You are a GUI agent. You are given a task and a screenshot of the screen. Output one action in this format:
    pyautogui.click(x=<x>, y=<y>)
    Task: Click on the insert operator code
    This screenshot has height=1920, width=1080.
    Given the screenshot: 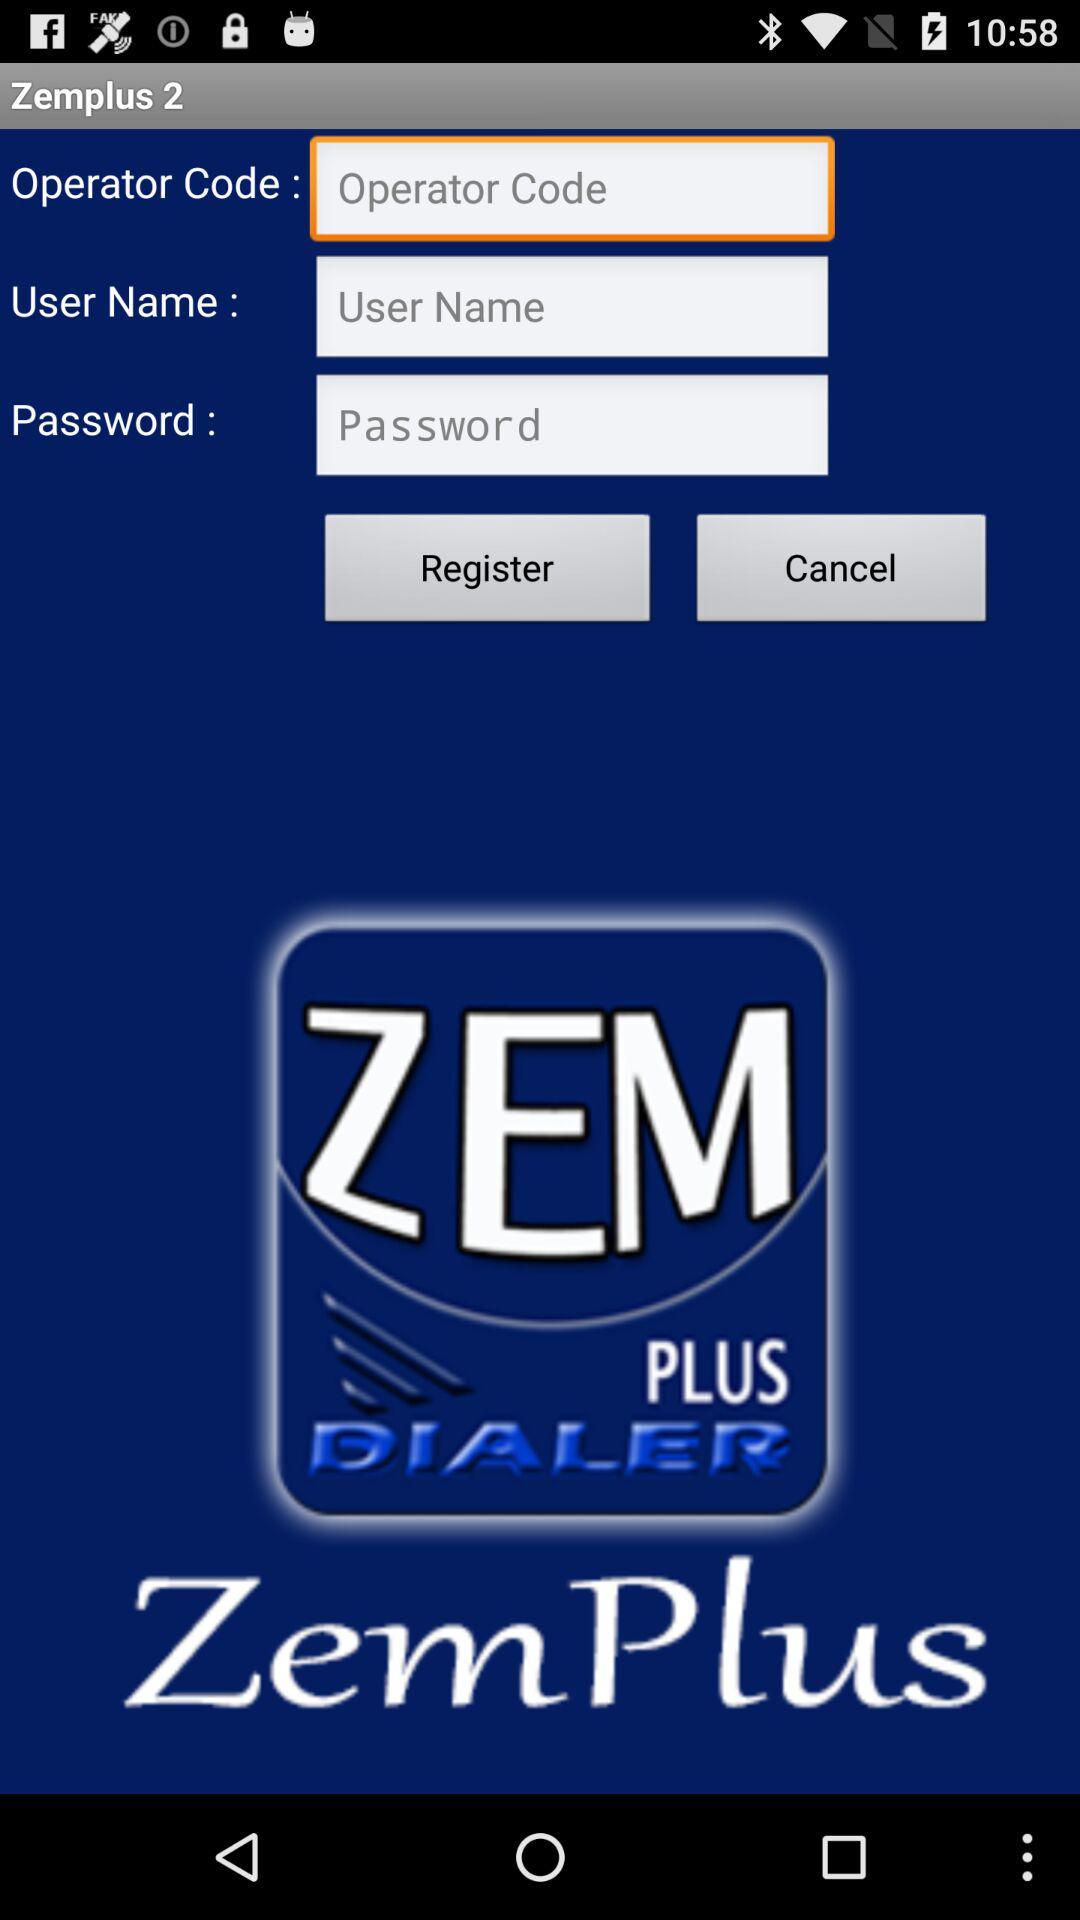 What is the action you would take?
    pyautogui.click(x=572, y=190)
    